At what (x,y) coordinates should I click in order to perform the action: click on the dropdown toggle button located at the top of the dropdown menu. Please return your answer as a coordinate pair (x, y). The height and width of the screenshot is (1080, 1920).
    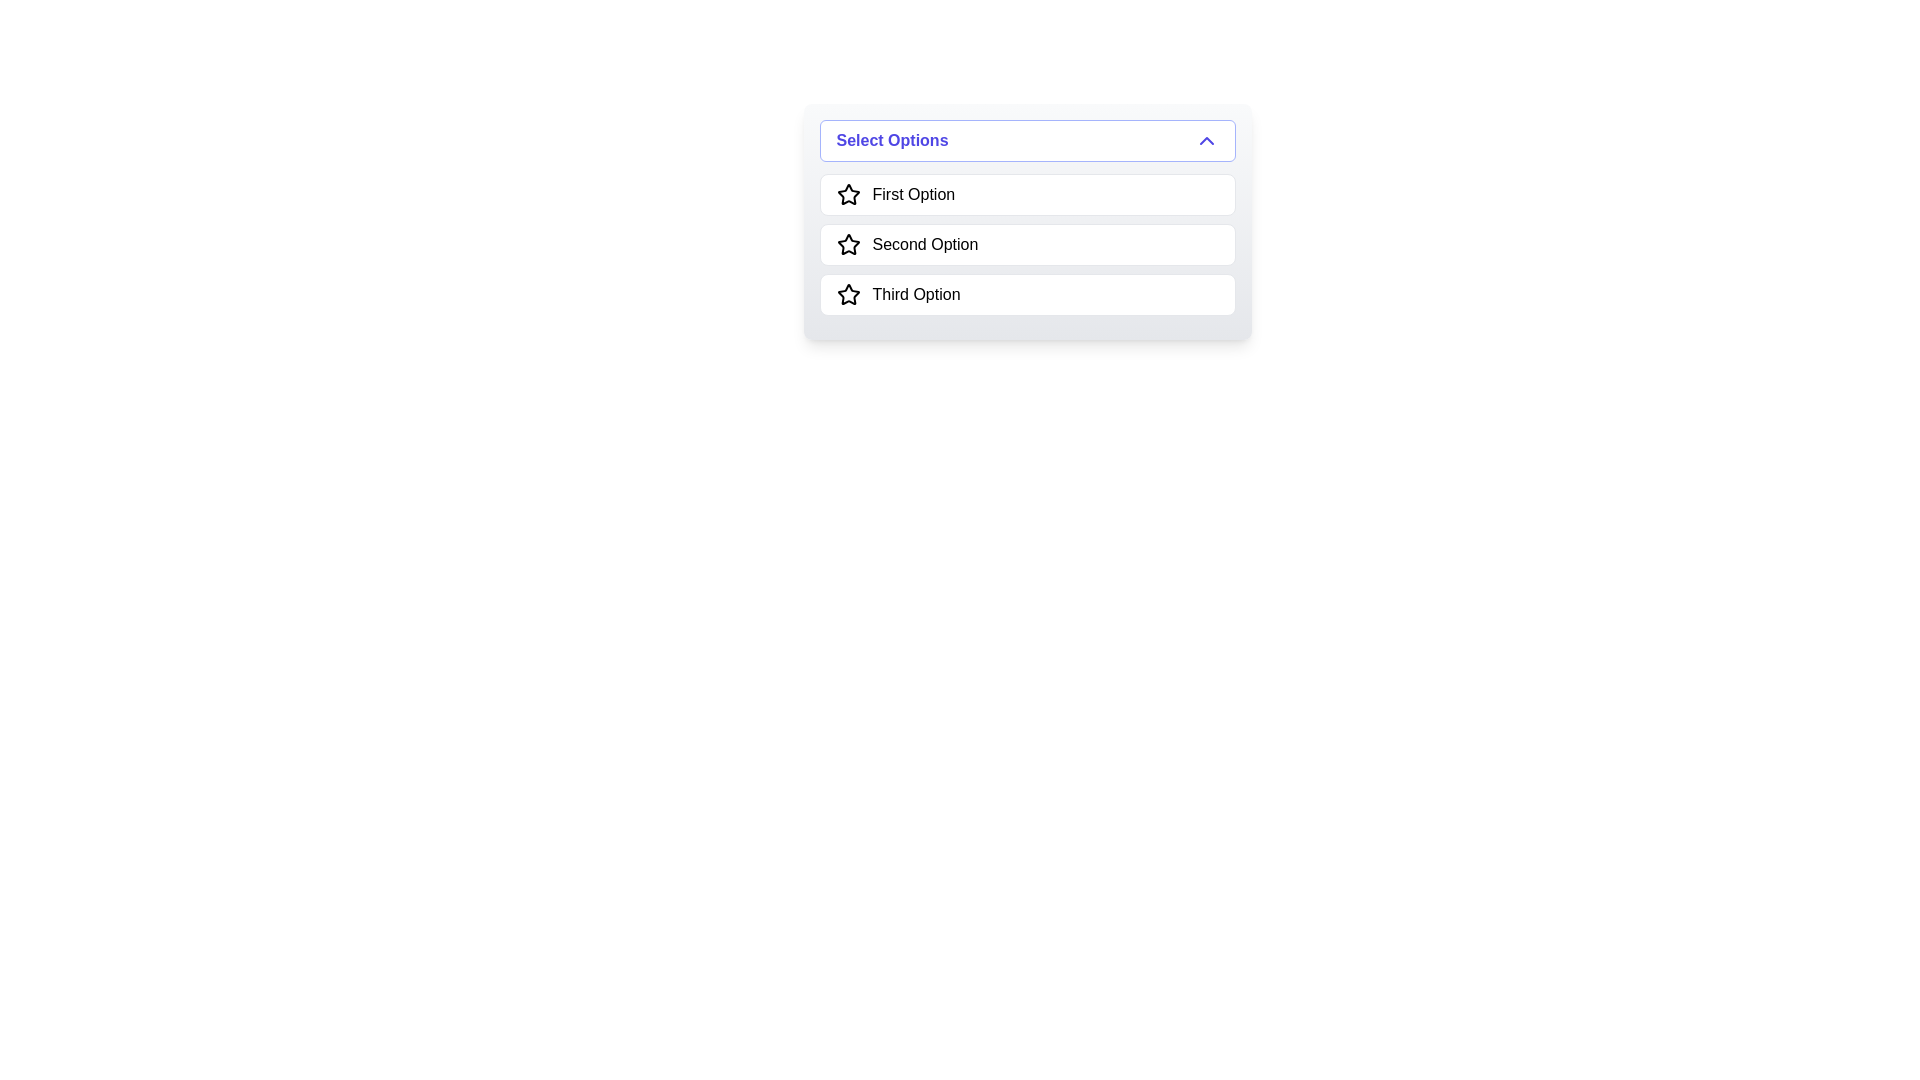
    Looking at the image, I should click on (1027, 140).